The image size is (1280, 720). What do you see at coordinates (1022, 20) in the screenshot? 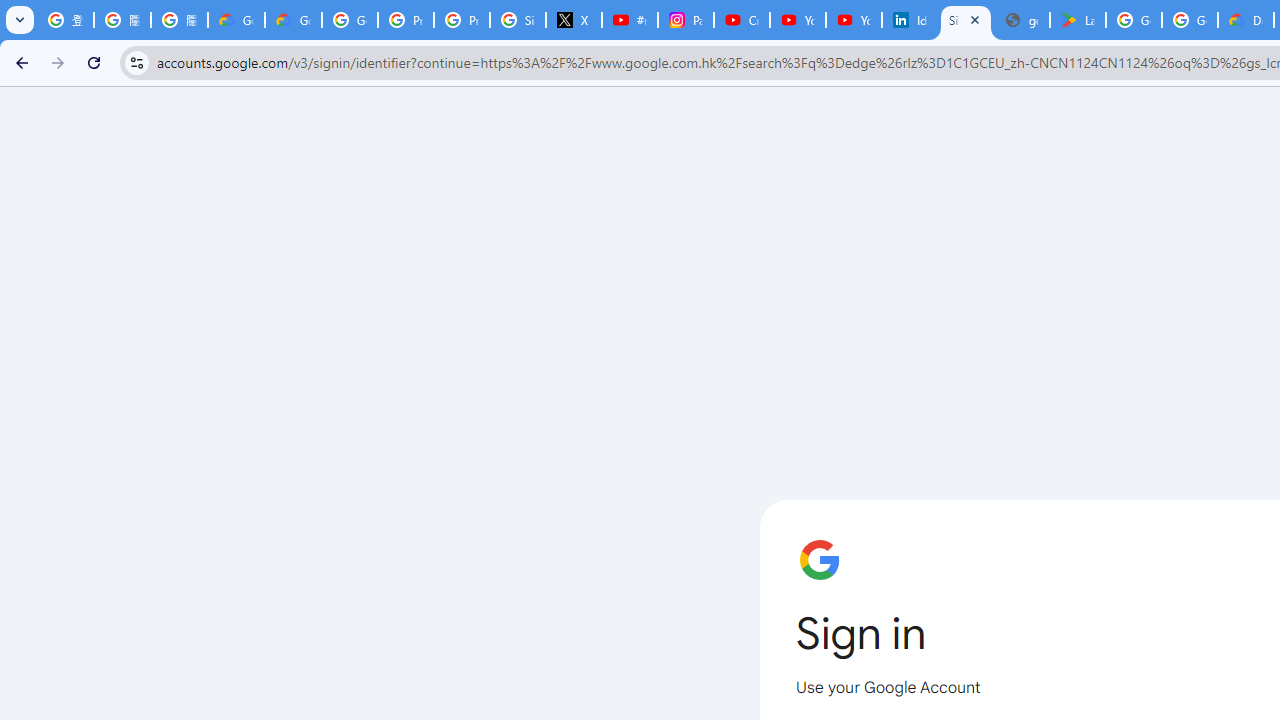
I see `'google_privacy_policy_en.pdf'` at bounding box center [1022, 20].